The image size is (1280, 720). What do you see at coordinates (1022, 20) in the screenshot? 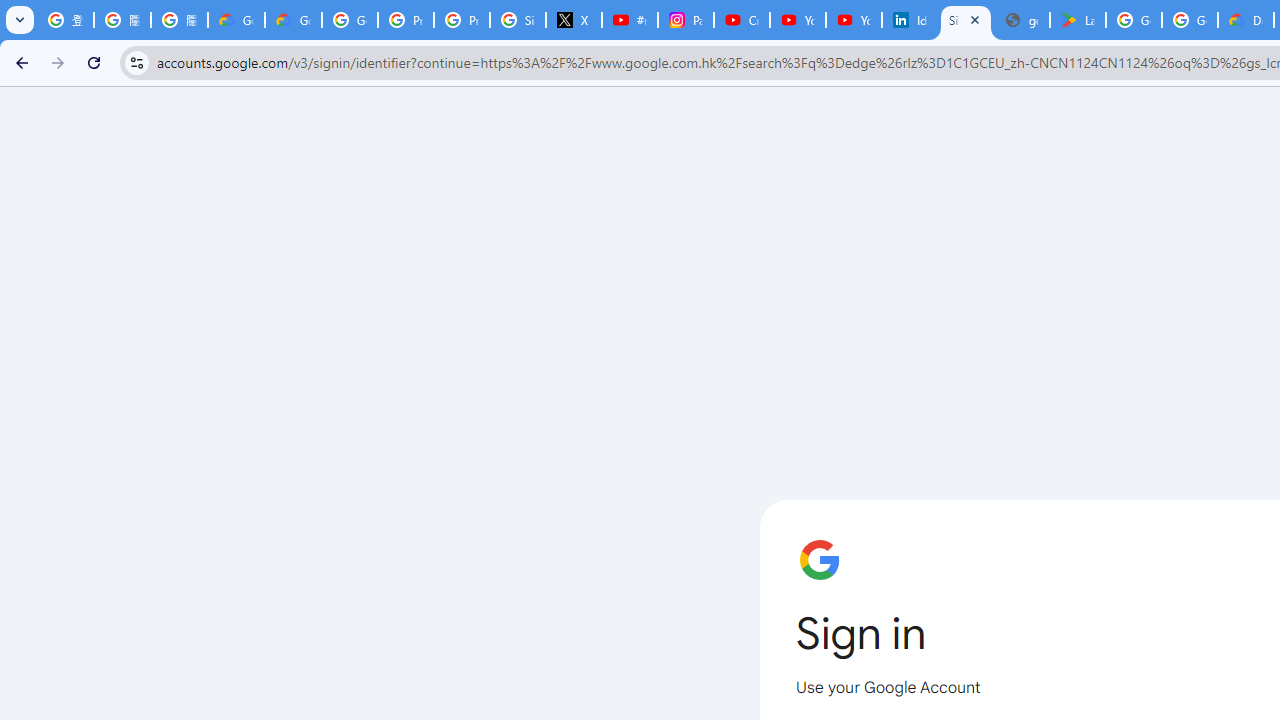
I see `'google_privacy_policy_en.pdf'` at bounding box center [1022, 20].